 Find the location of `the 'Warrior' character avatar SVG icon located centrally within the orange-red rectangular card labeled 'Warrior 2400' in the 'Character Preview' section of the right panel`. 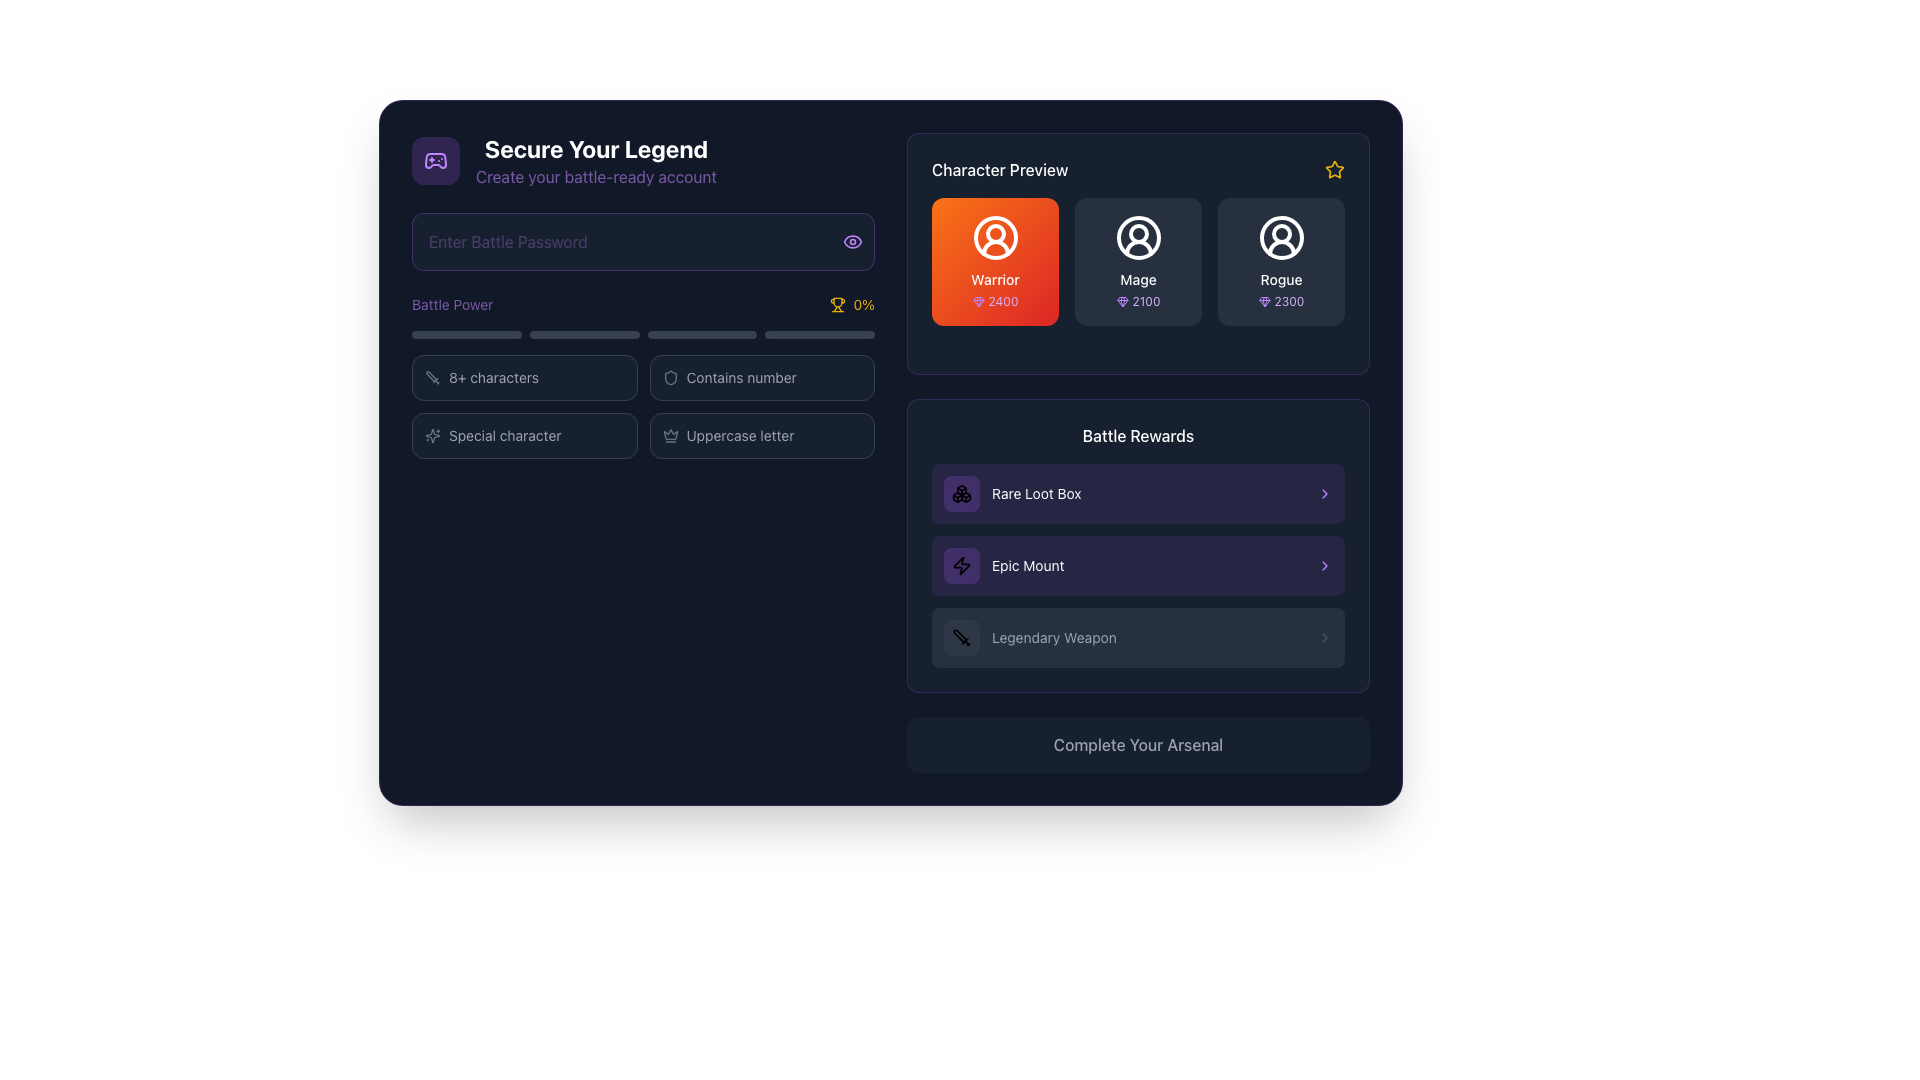

the 'Warrior' character avatar SVG icon located centrally within the orange-red rectangular card labeled 'Warrior 2400' in the 'Character Preview' section of the right panel is located at coordinates (995, 237).